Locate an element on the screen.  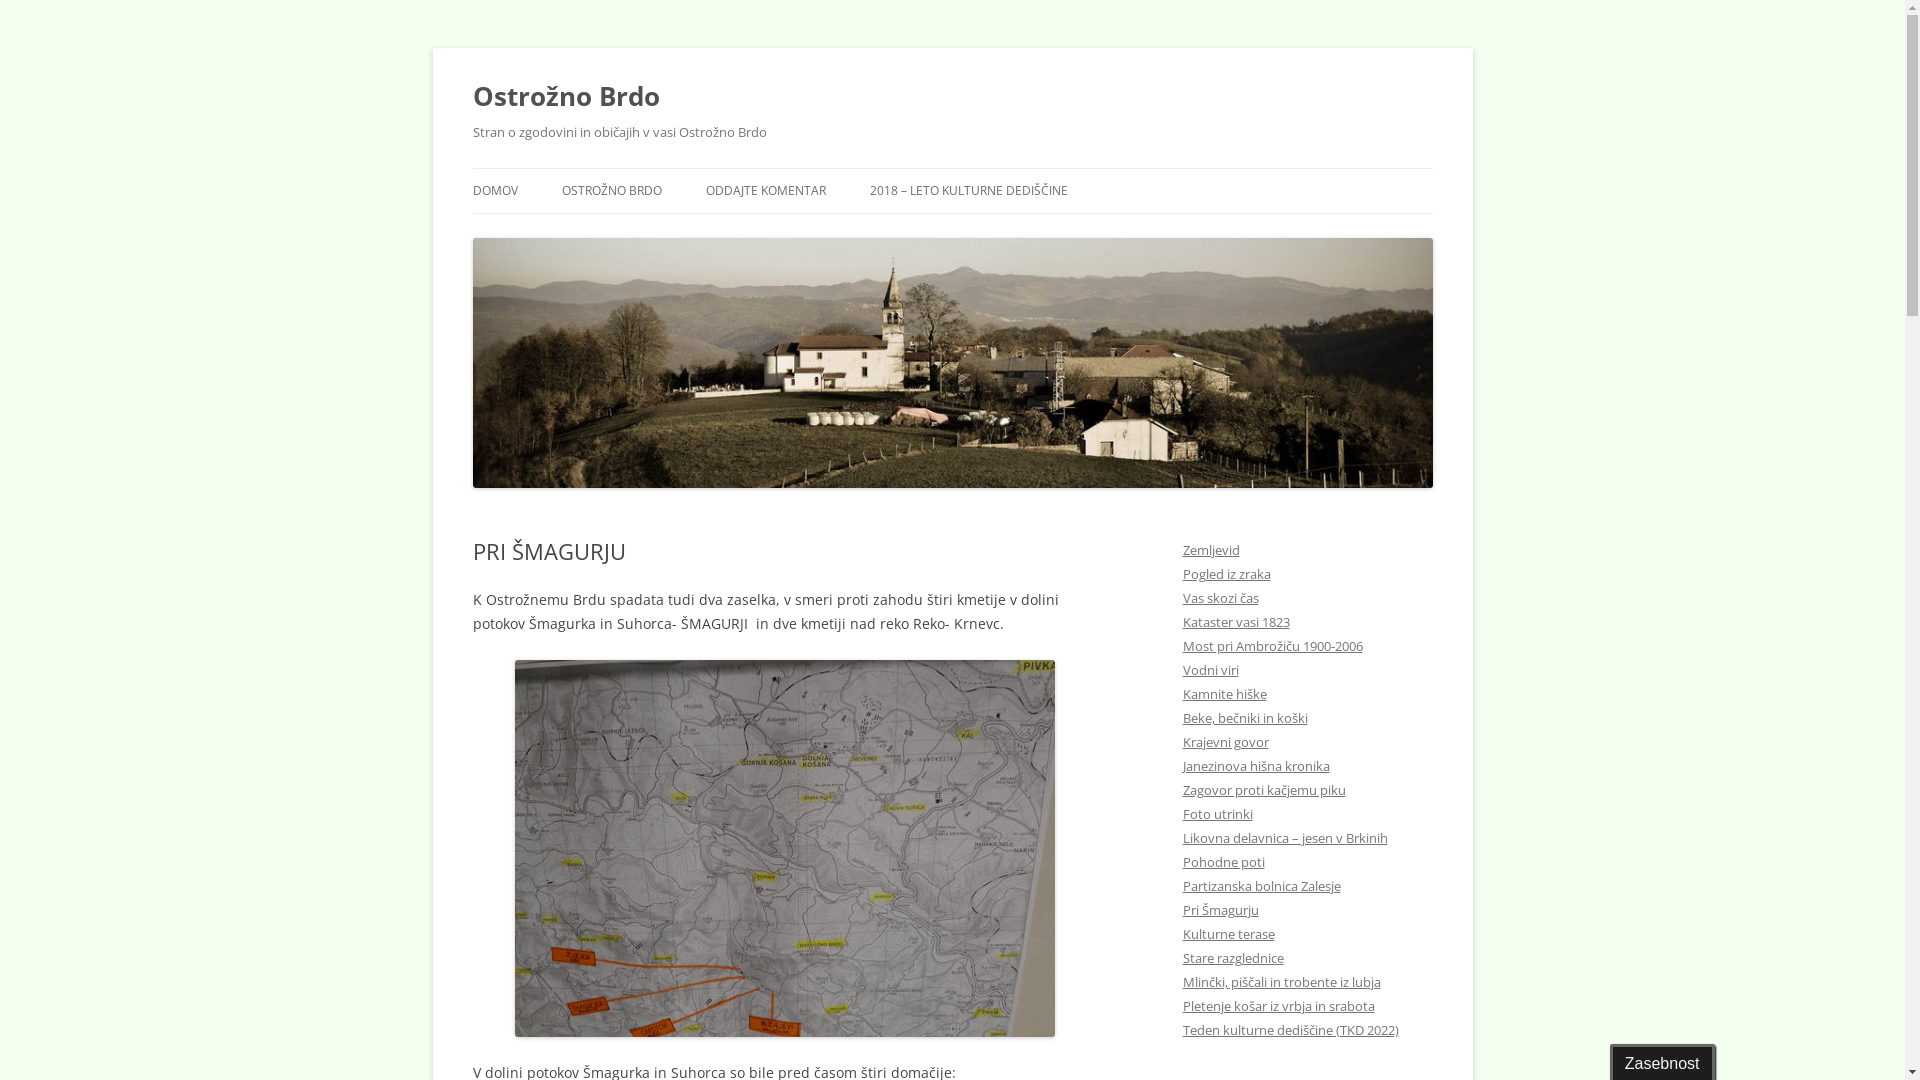
'Zemljevid' is located at coordinates (1209, 550).